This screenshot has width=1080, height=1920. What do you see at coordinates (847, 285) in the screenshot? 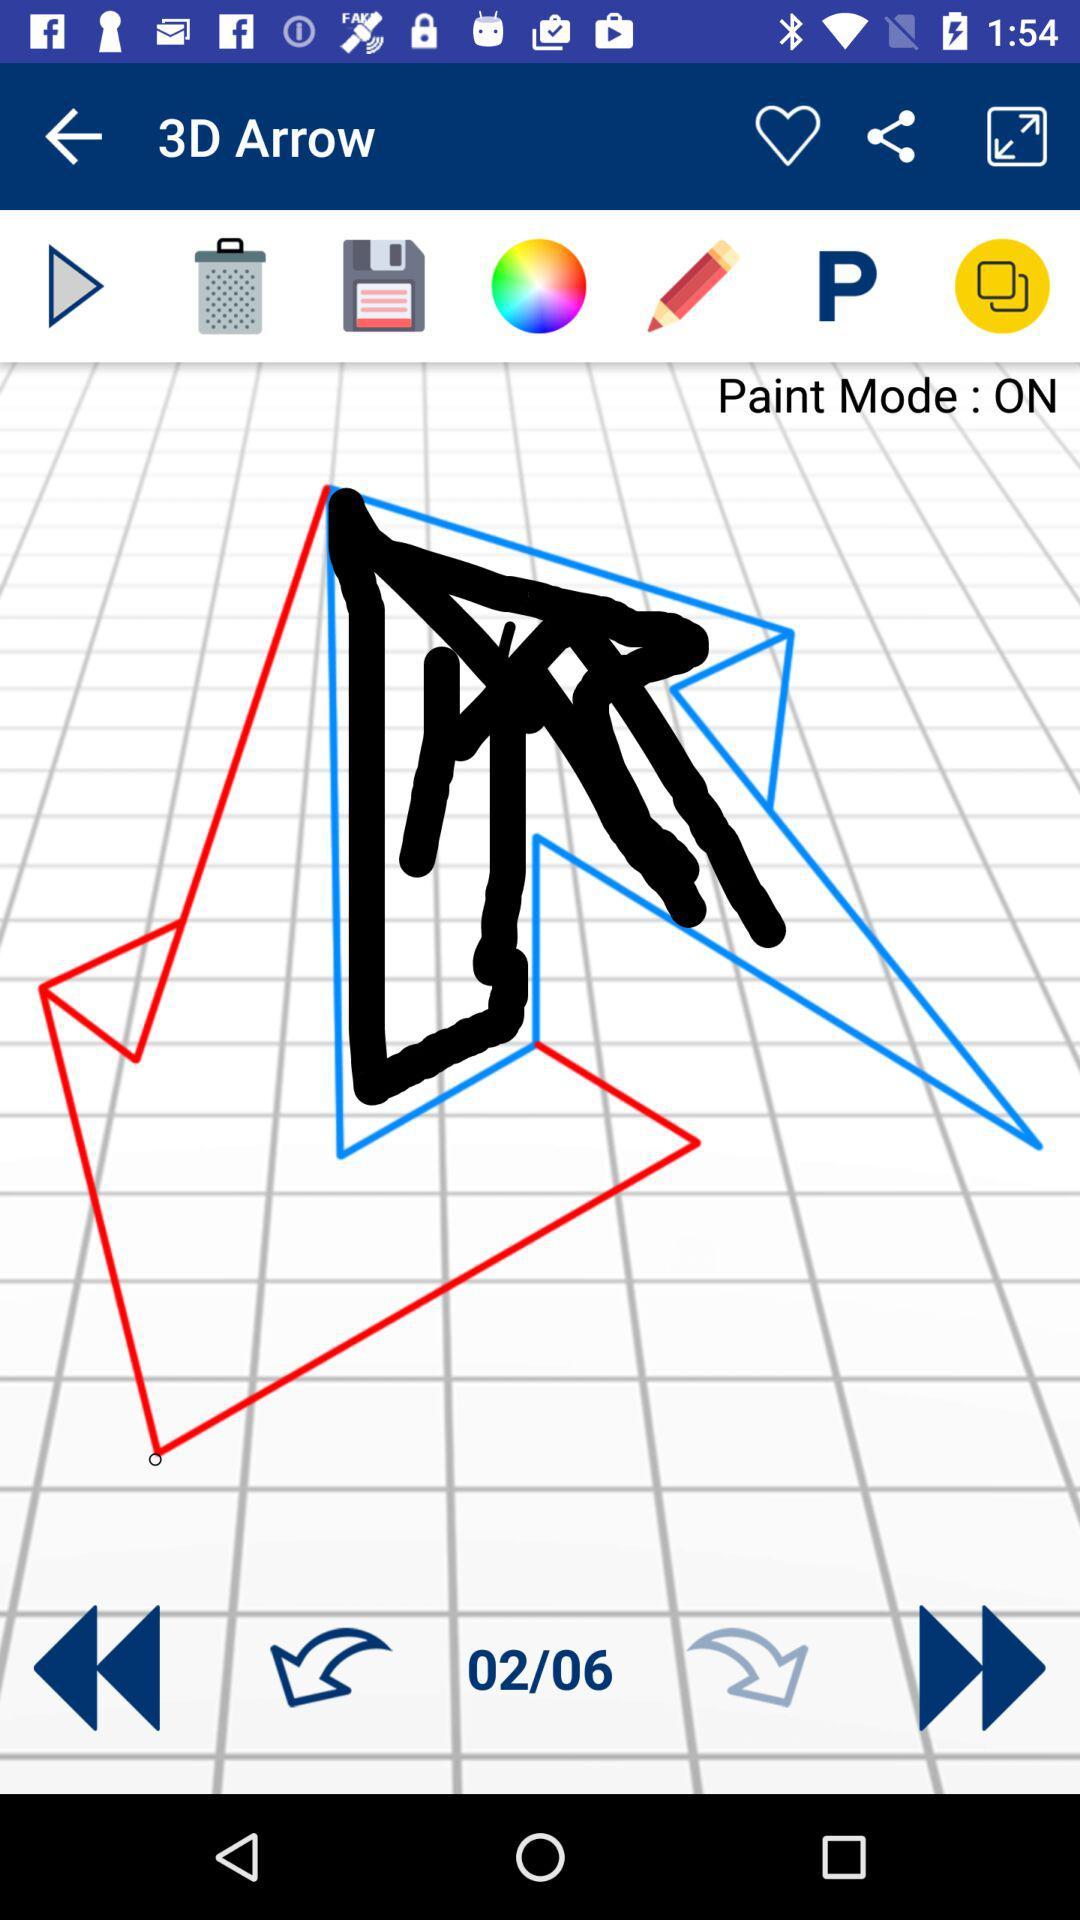
I see `type text` at bounding box center [847, 285].